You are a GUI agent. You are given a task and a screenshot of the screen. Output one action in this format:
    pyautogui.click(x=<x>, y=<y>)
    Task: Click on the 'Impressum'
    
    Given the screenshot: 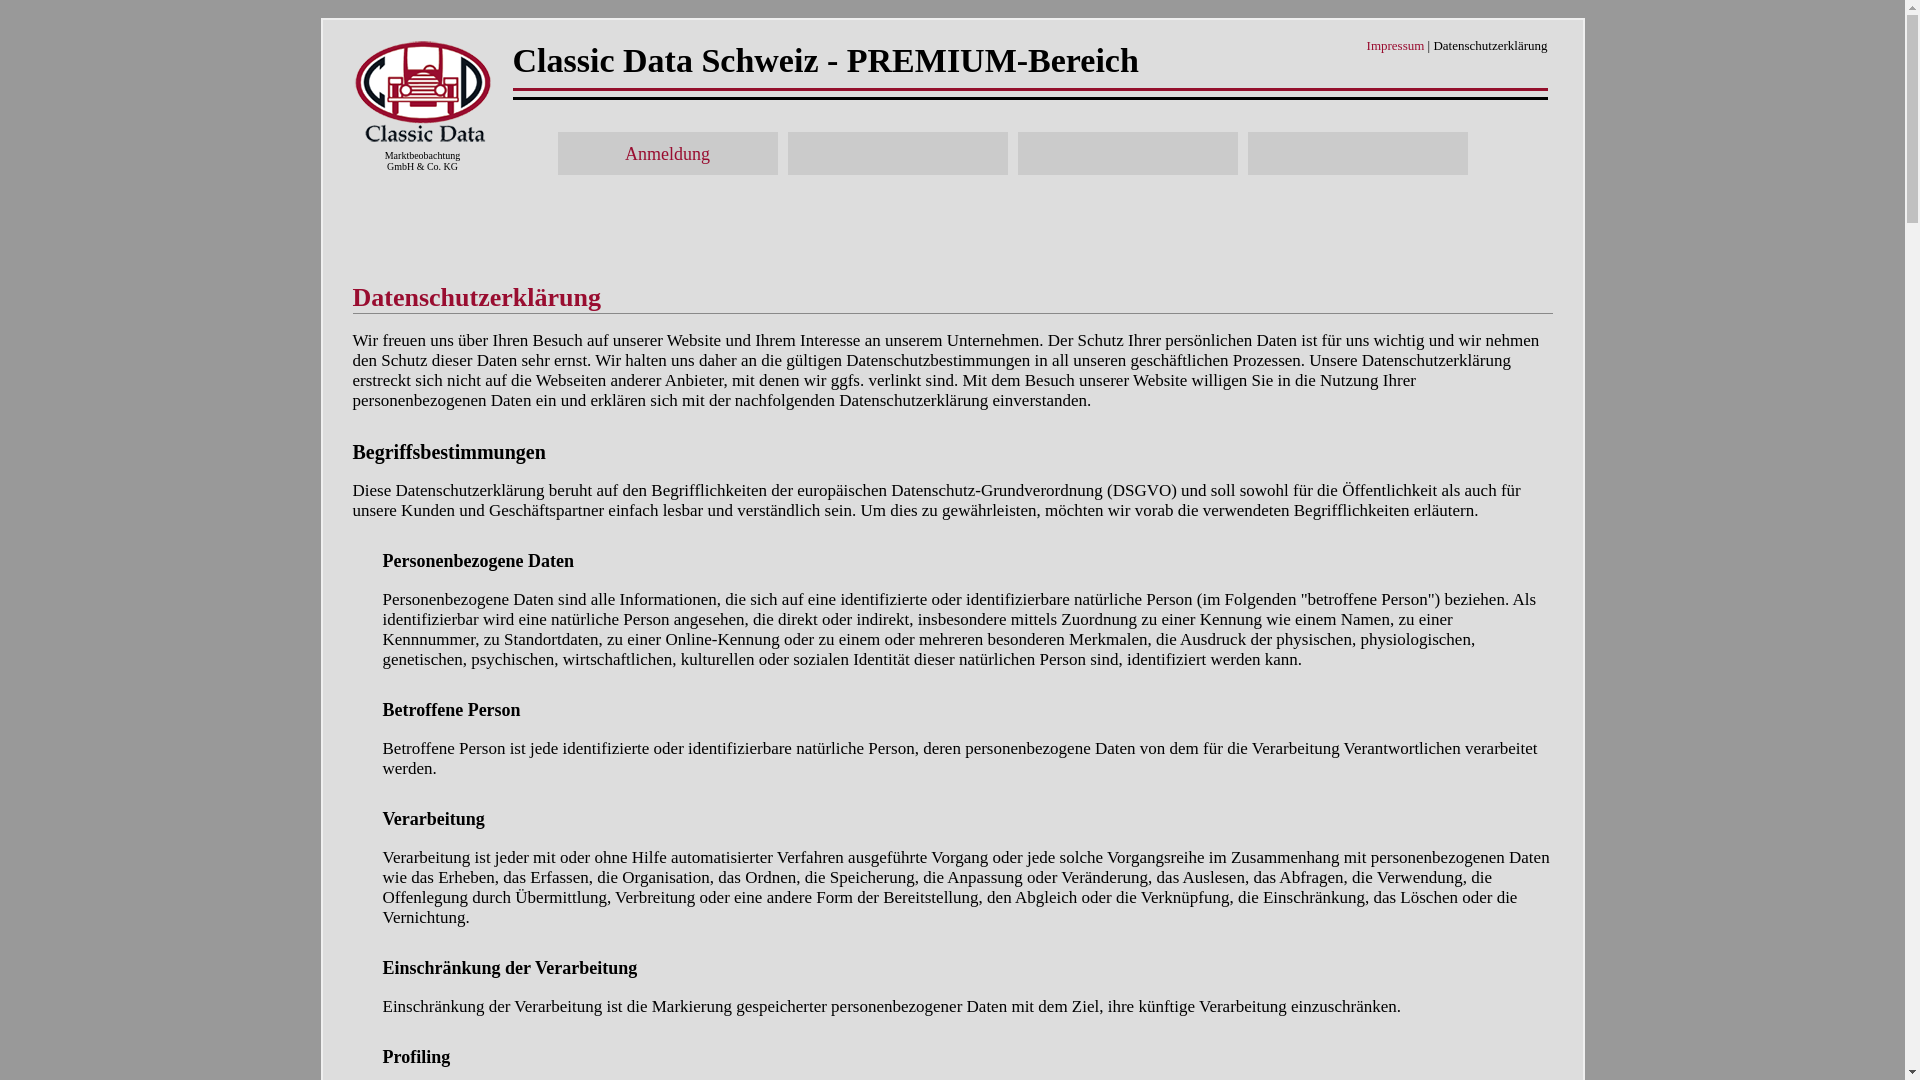 What is the action you would take?
    pyautogui.click(x=1366, y=45)
    